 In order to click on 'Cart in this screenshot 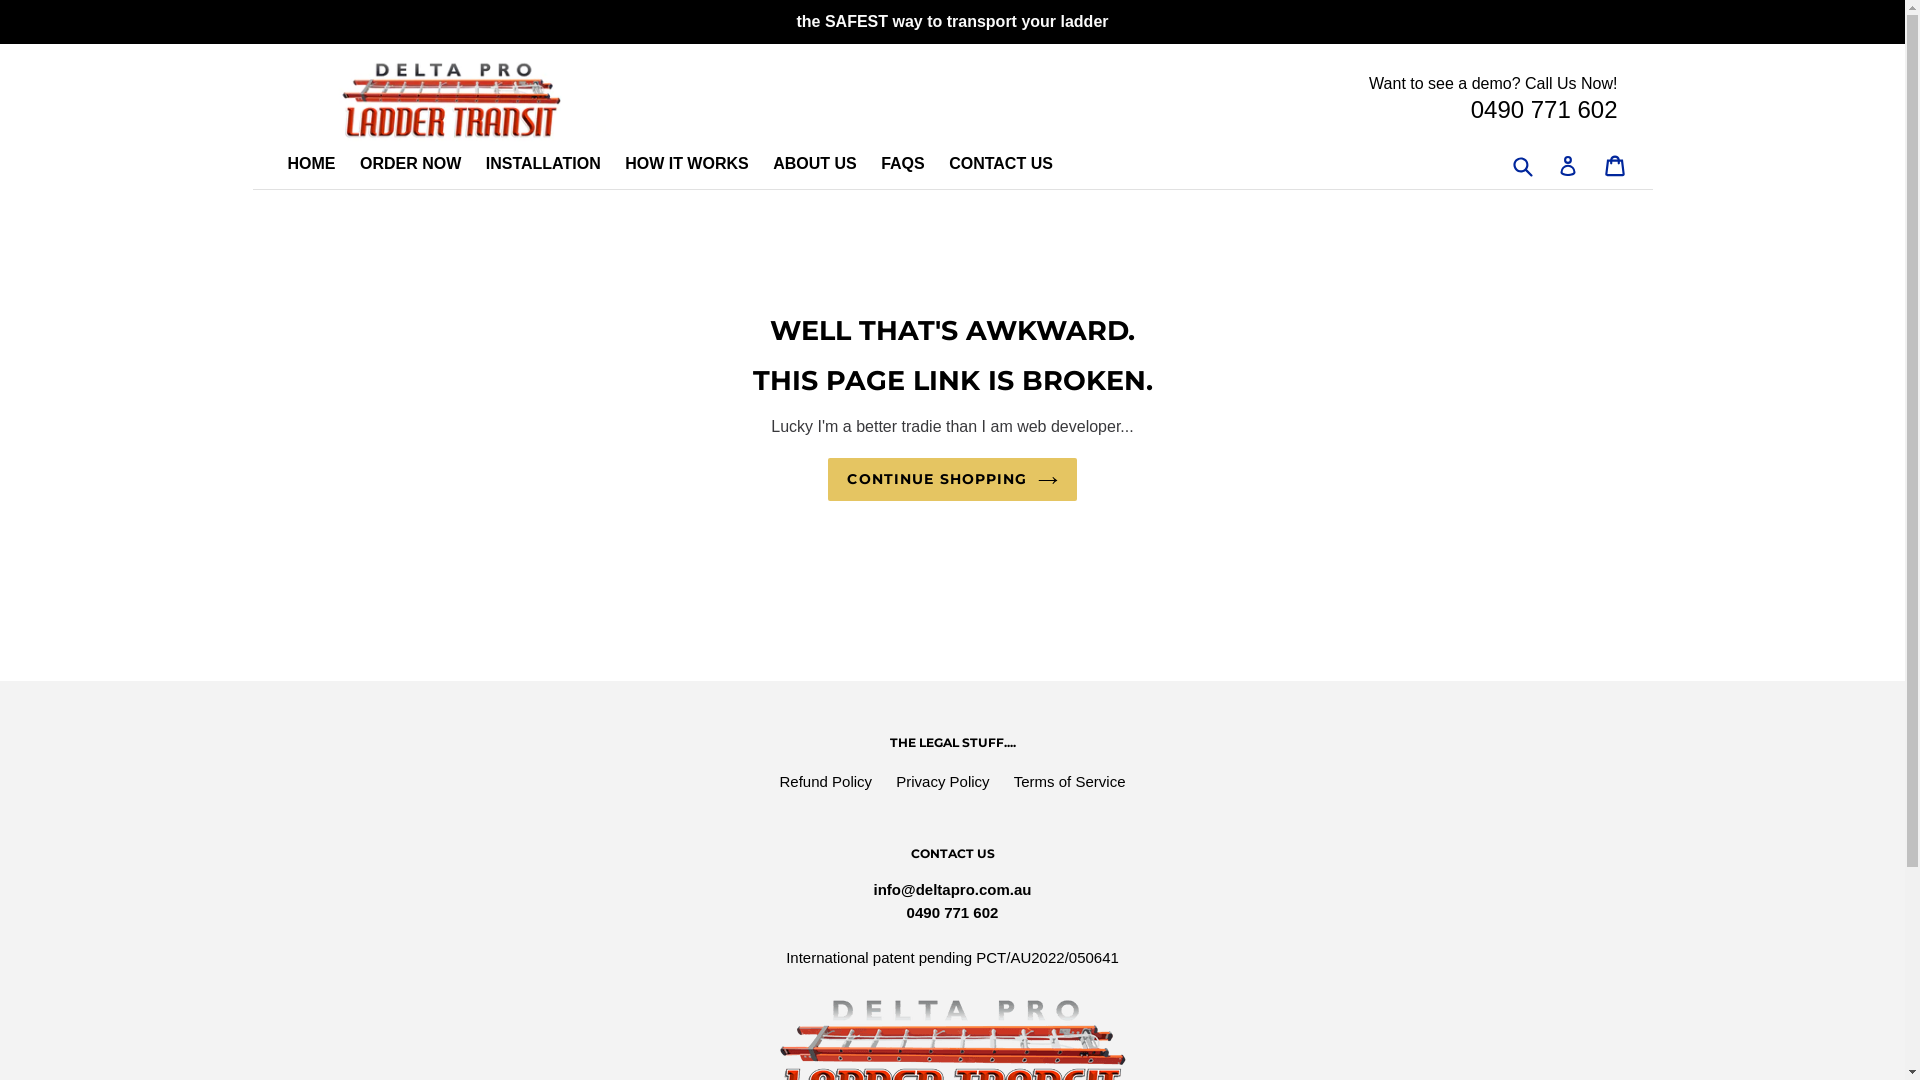, I will do `click(1603, 164)`.